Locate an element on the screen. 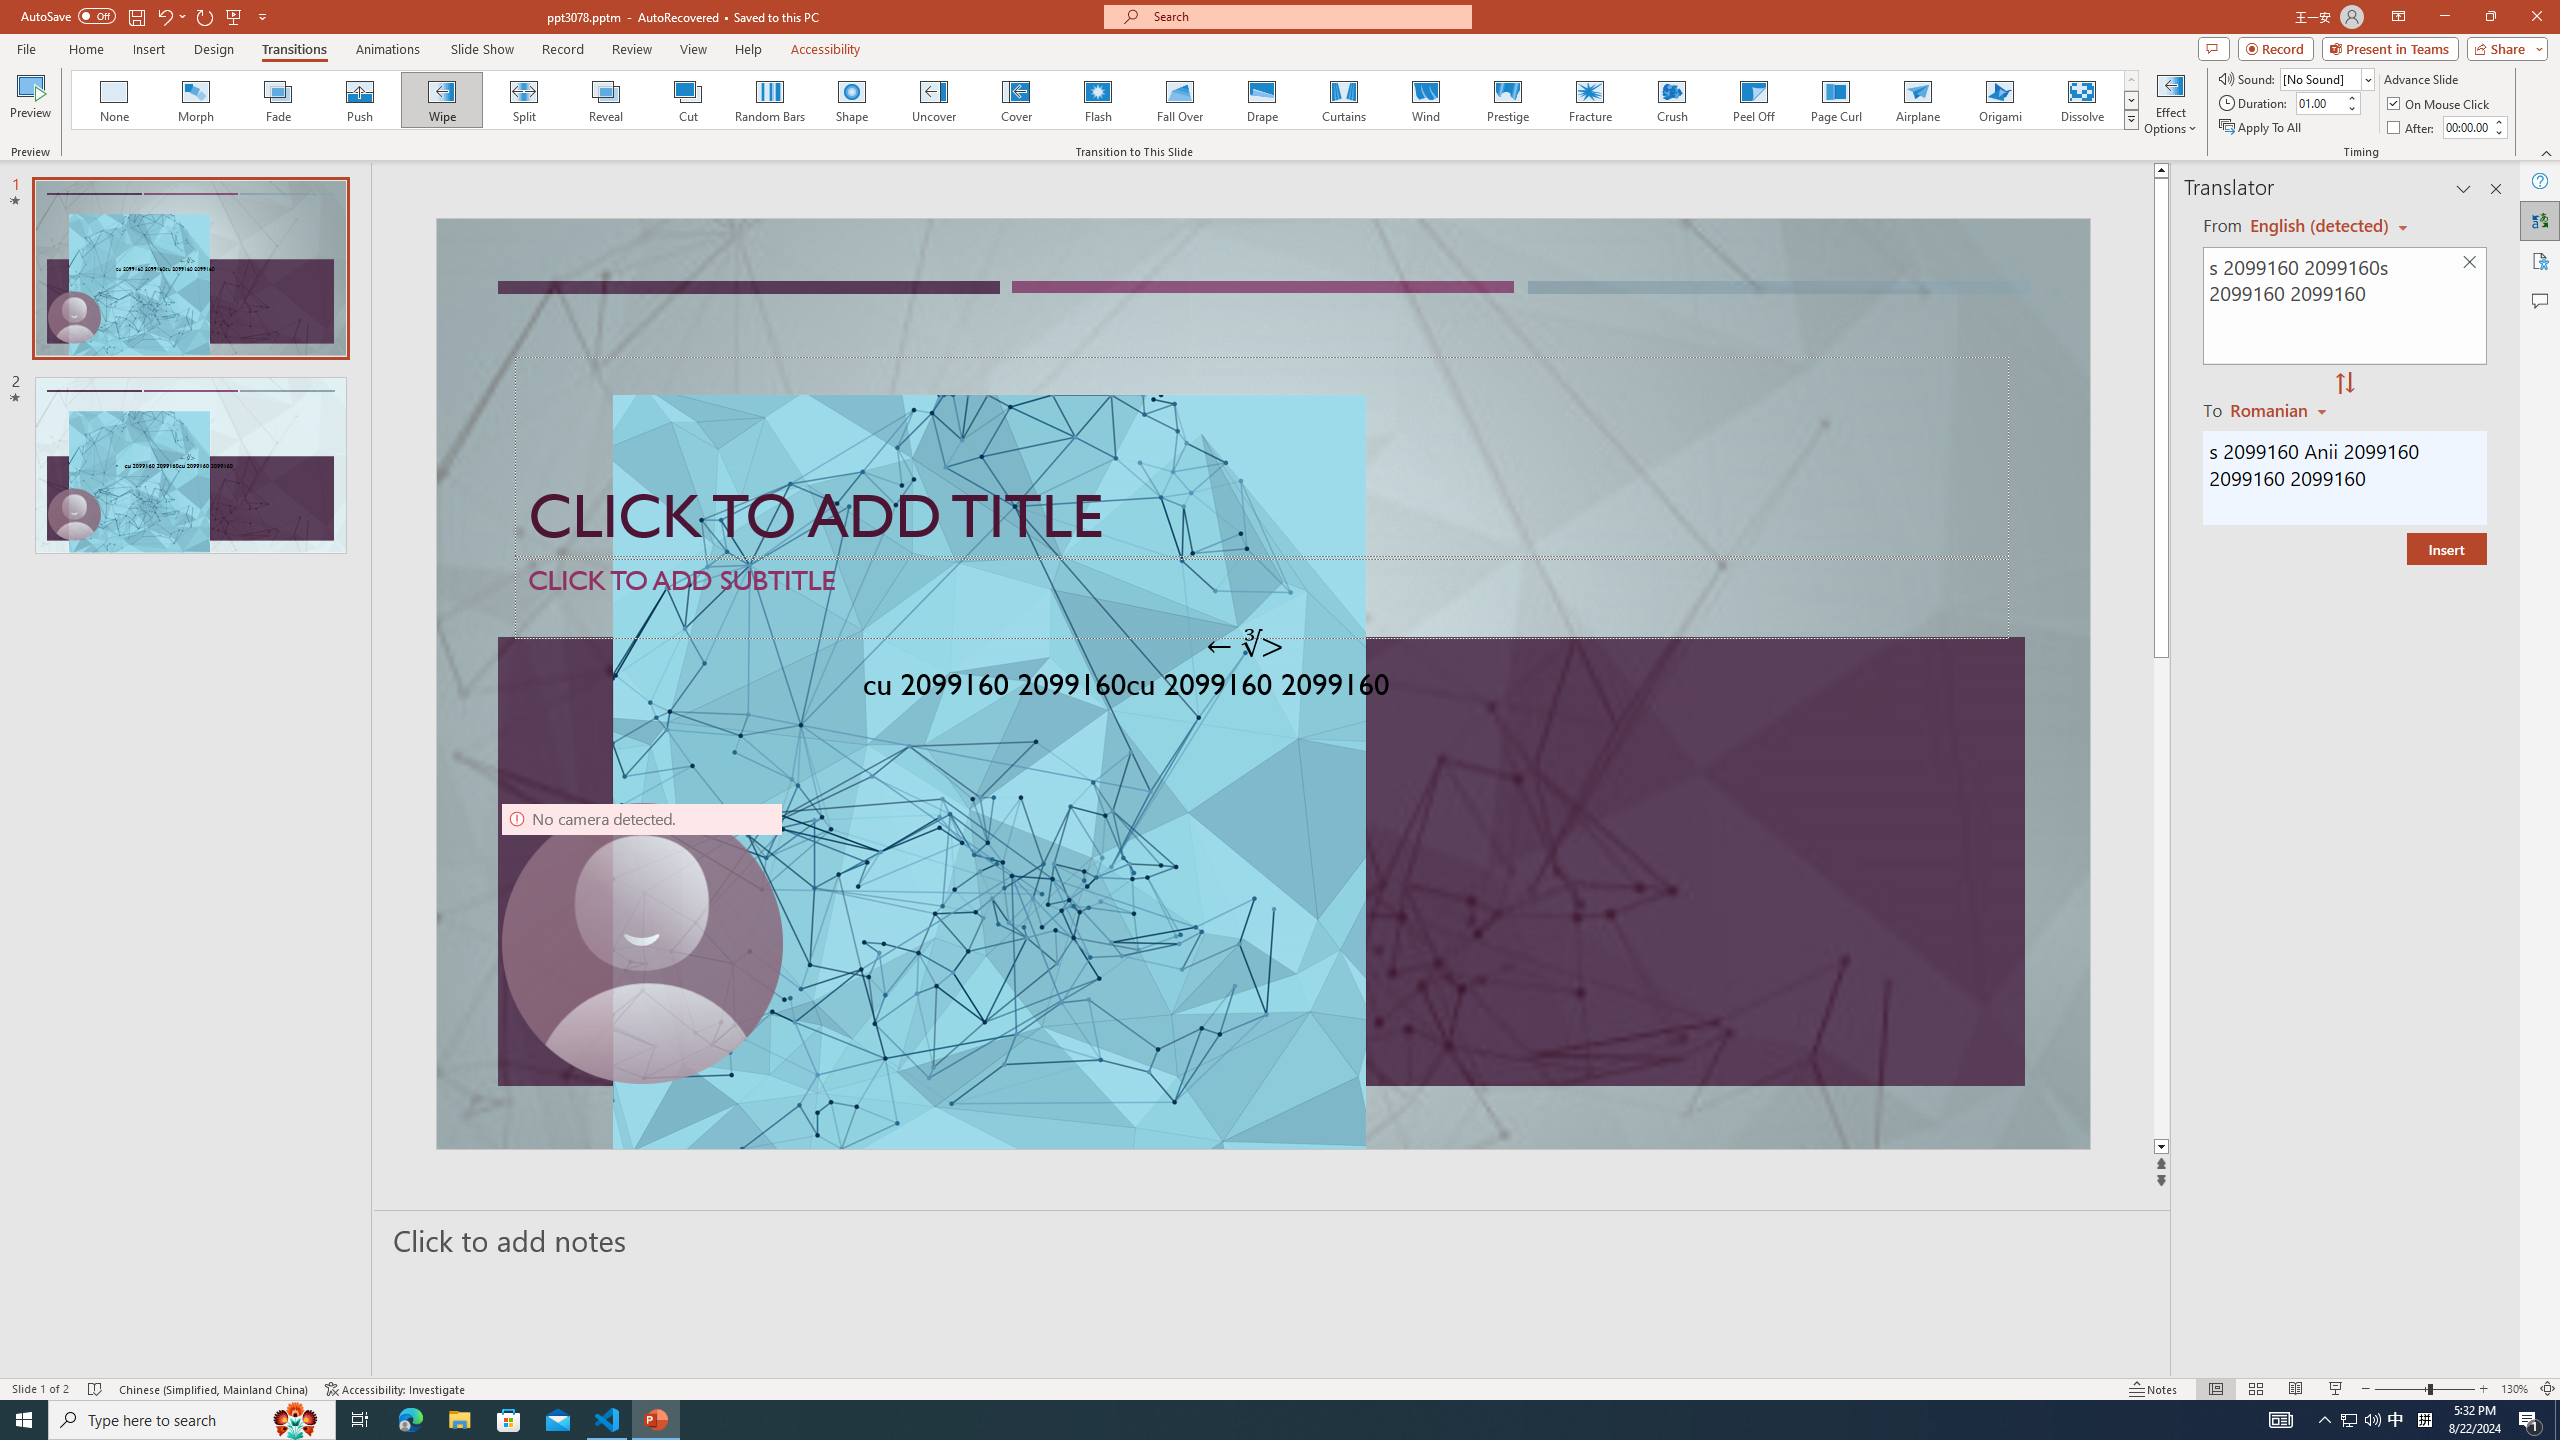 This screenshot has width=2560, height=1440. 'Reveal' is located at coordinates (606, 99).